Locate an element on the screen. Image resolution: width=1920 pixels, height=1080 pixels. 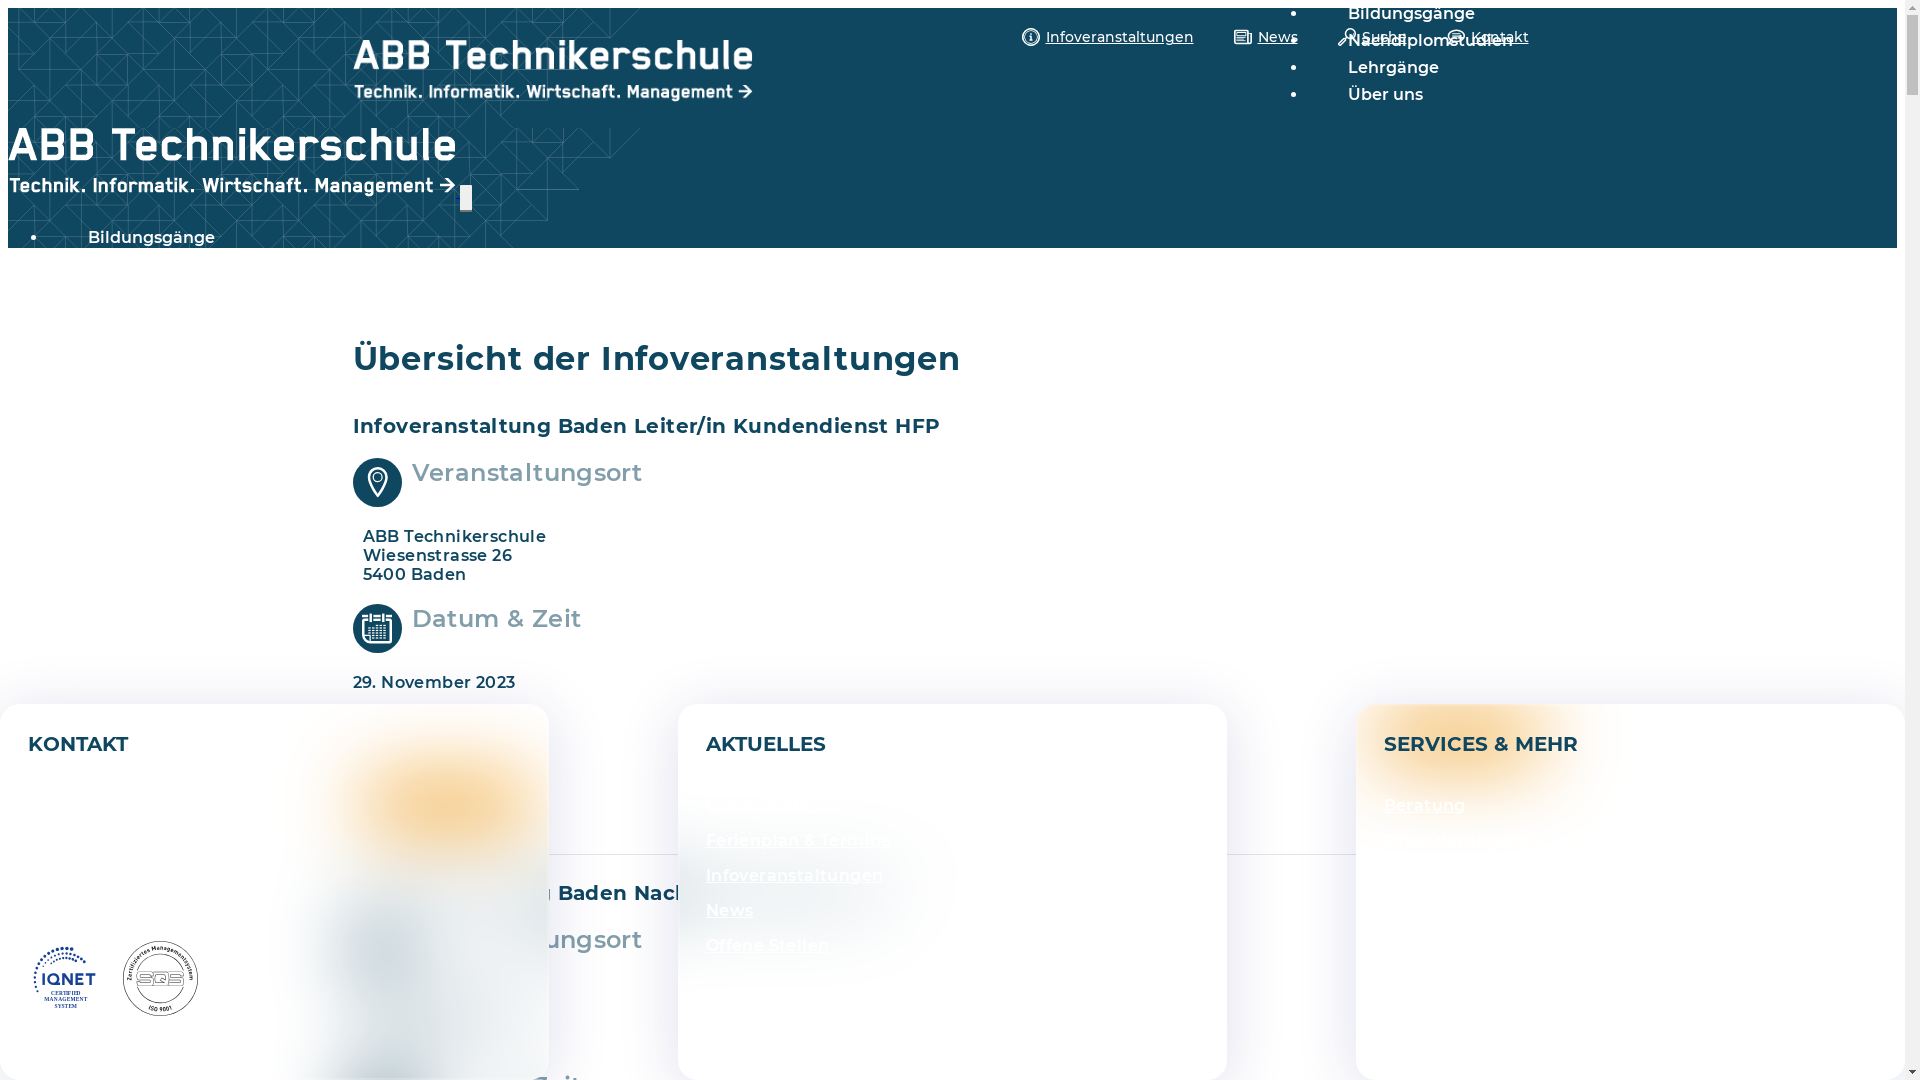
'Suche' is located at coordinates (1371, 37).